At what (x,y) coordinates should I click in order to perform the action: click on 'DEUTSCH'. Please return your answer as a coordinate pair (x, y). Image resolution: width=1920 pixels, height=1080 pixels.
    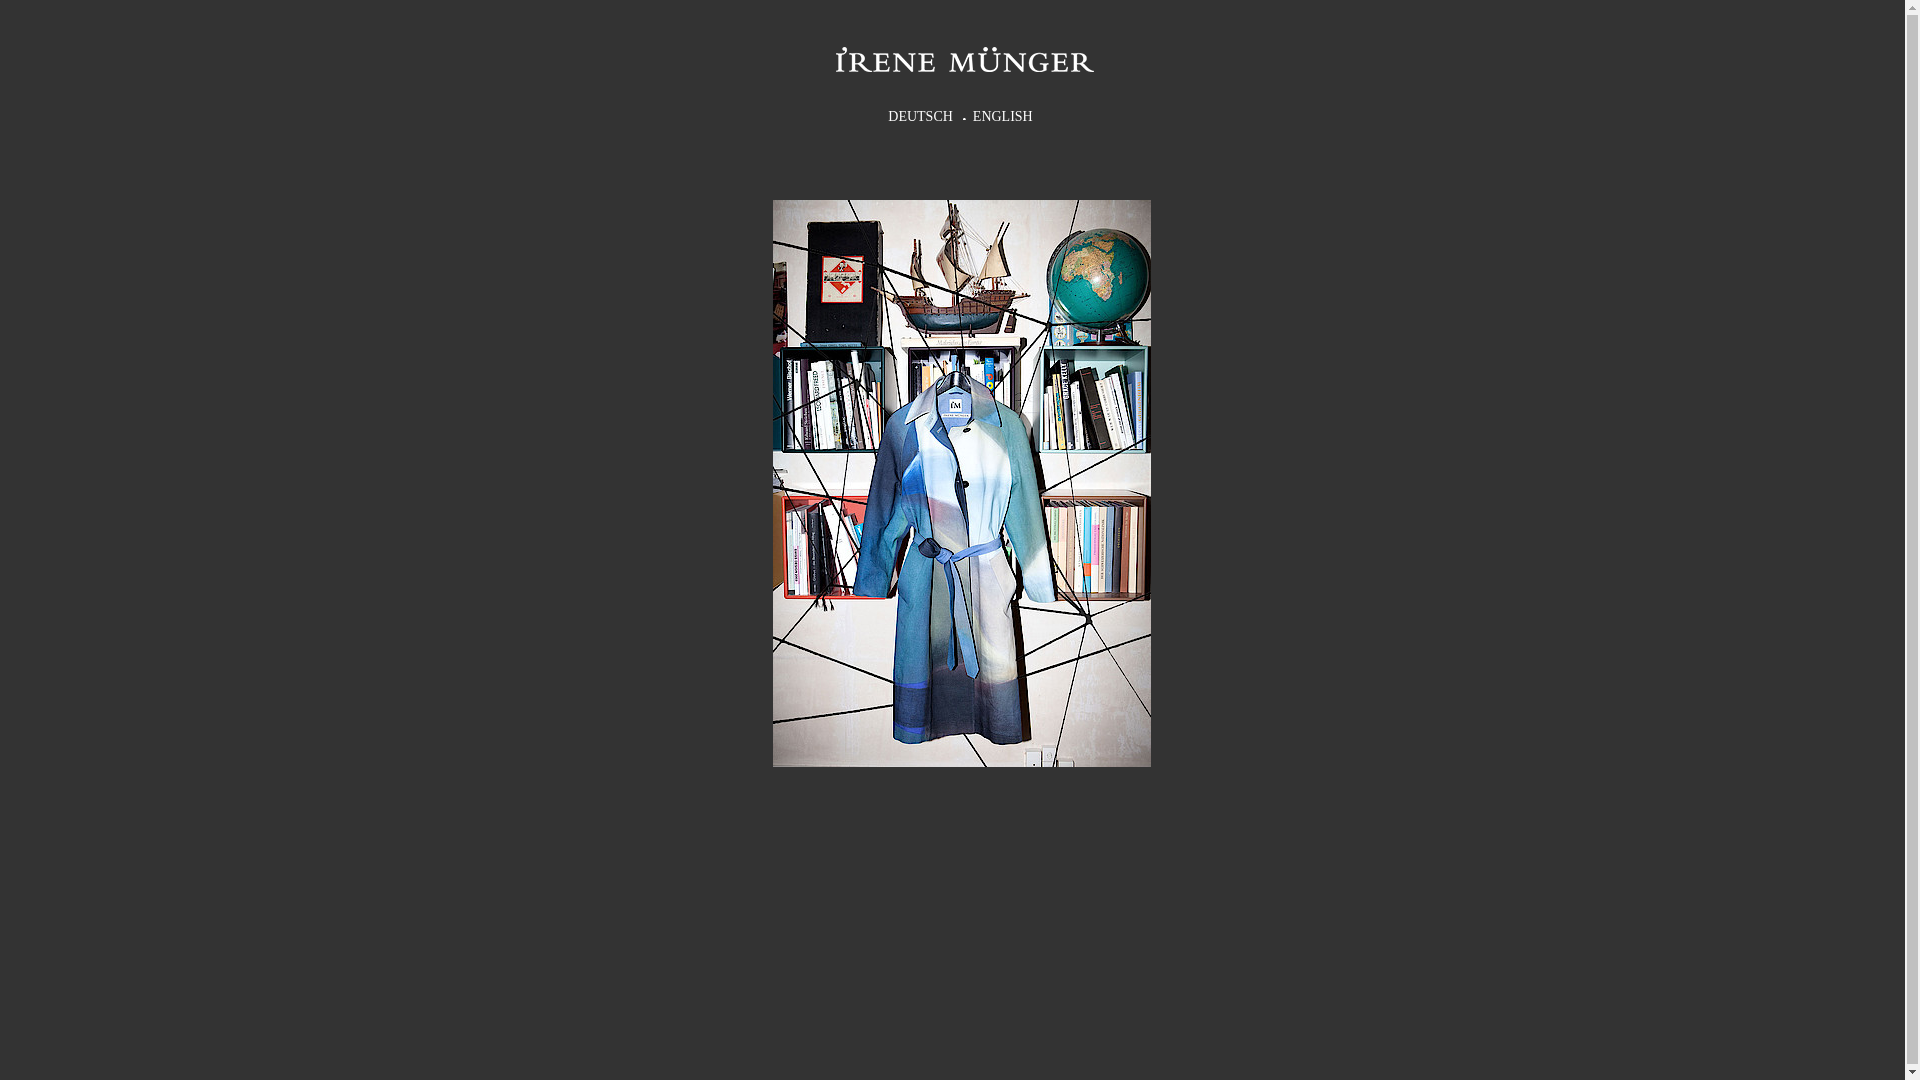
    Looking at the image, I should click on (919, 112).